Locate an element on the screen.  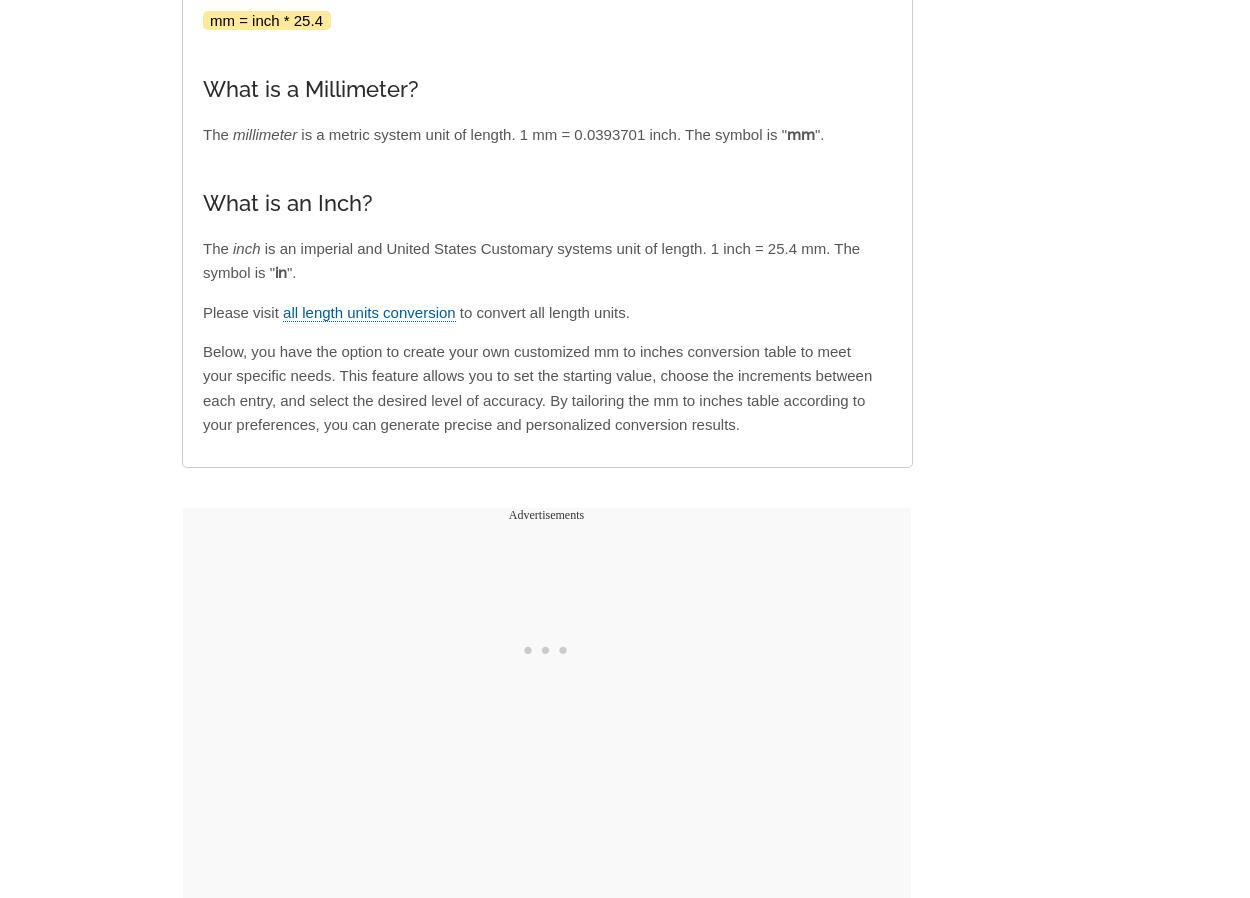
'is an imperial and United States Customary systems unit of length. 1 inch = 25.4 mm. The symbol is "' is located at coordinates (531, 259).